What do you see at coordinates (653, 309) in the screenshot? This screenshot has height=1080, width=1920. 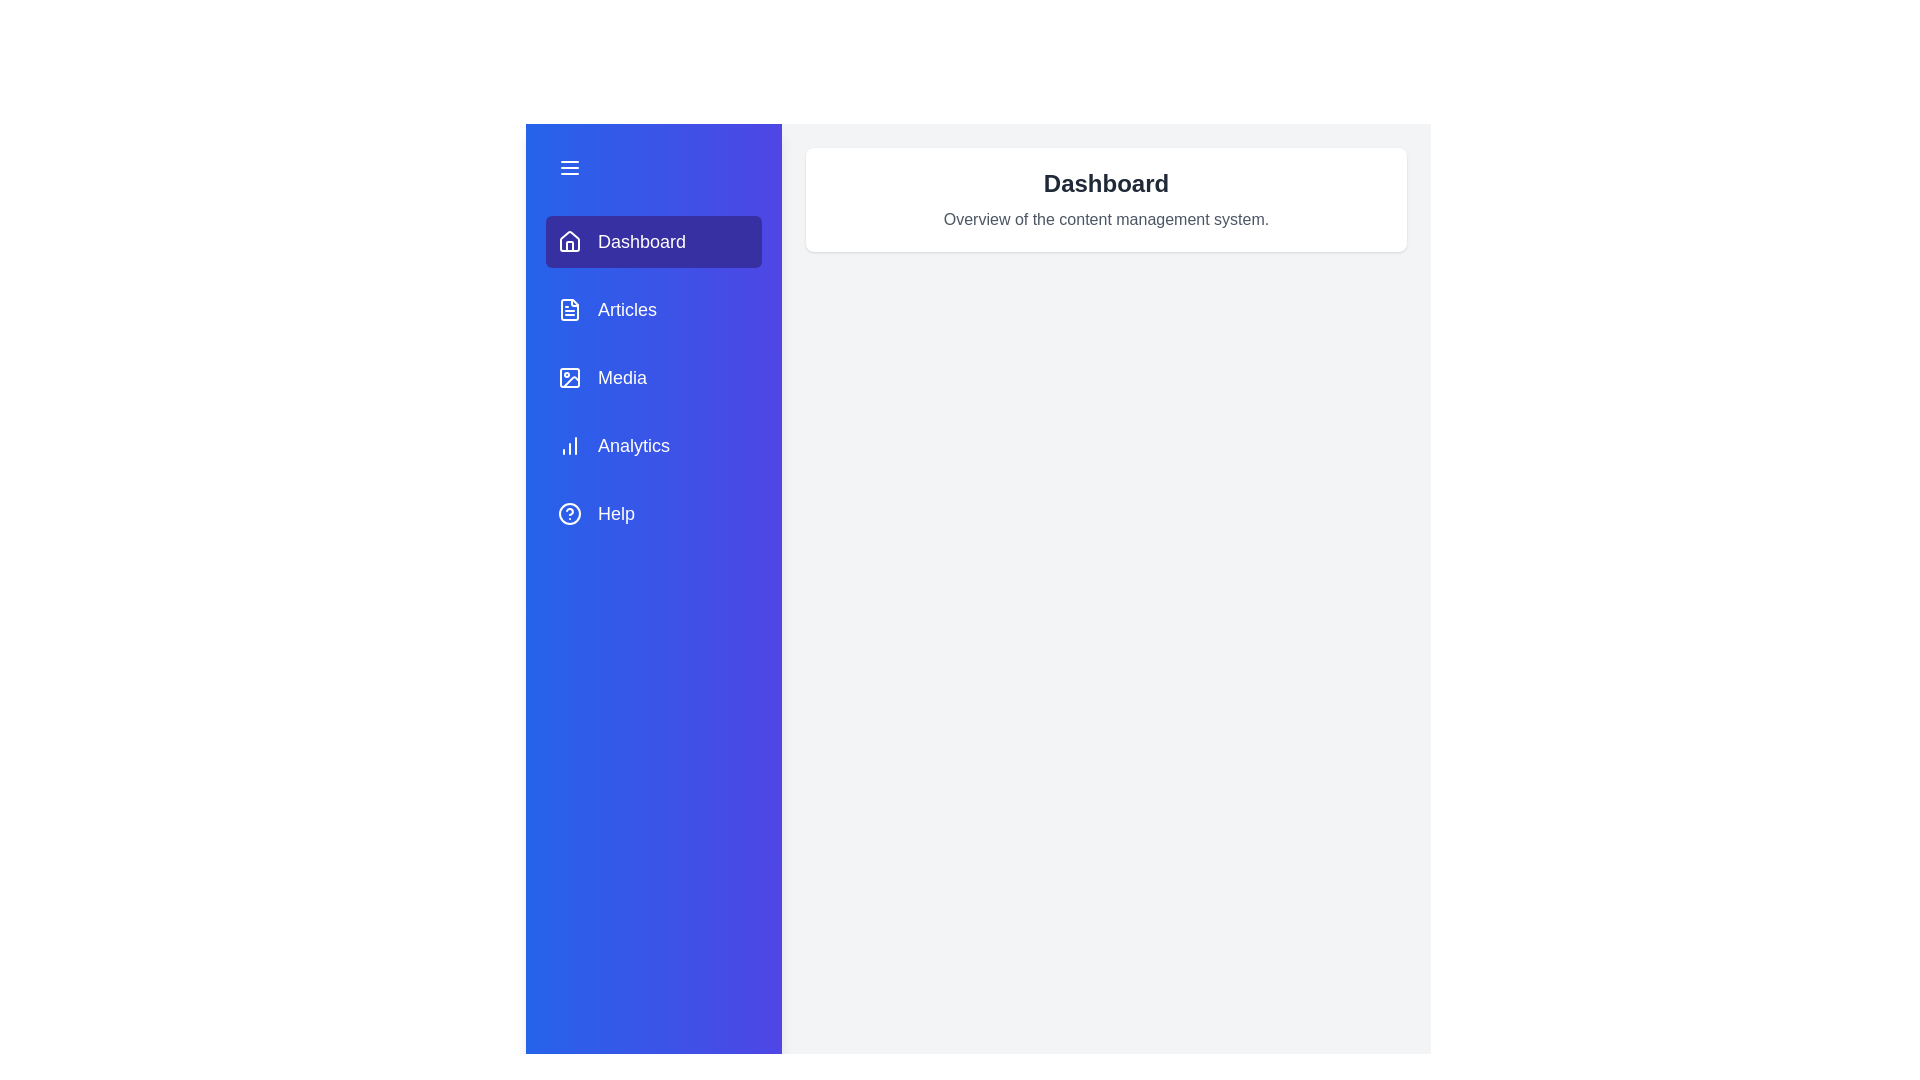 I see `the tab labeled Articles to change the active section` at bounding box center [653, 309].